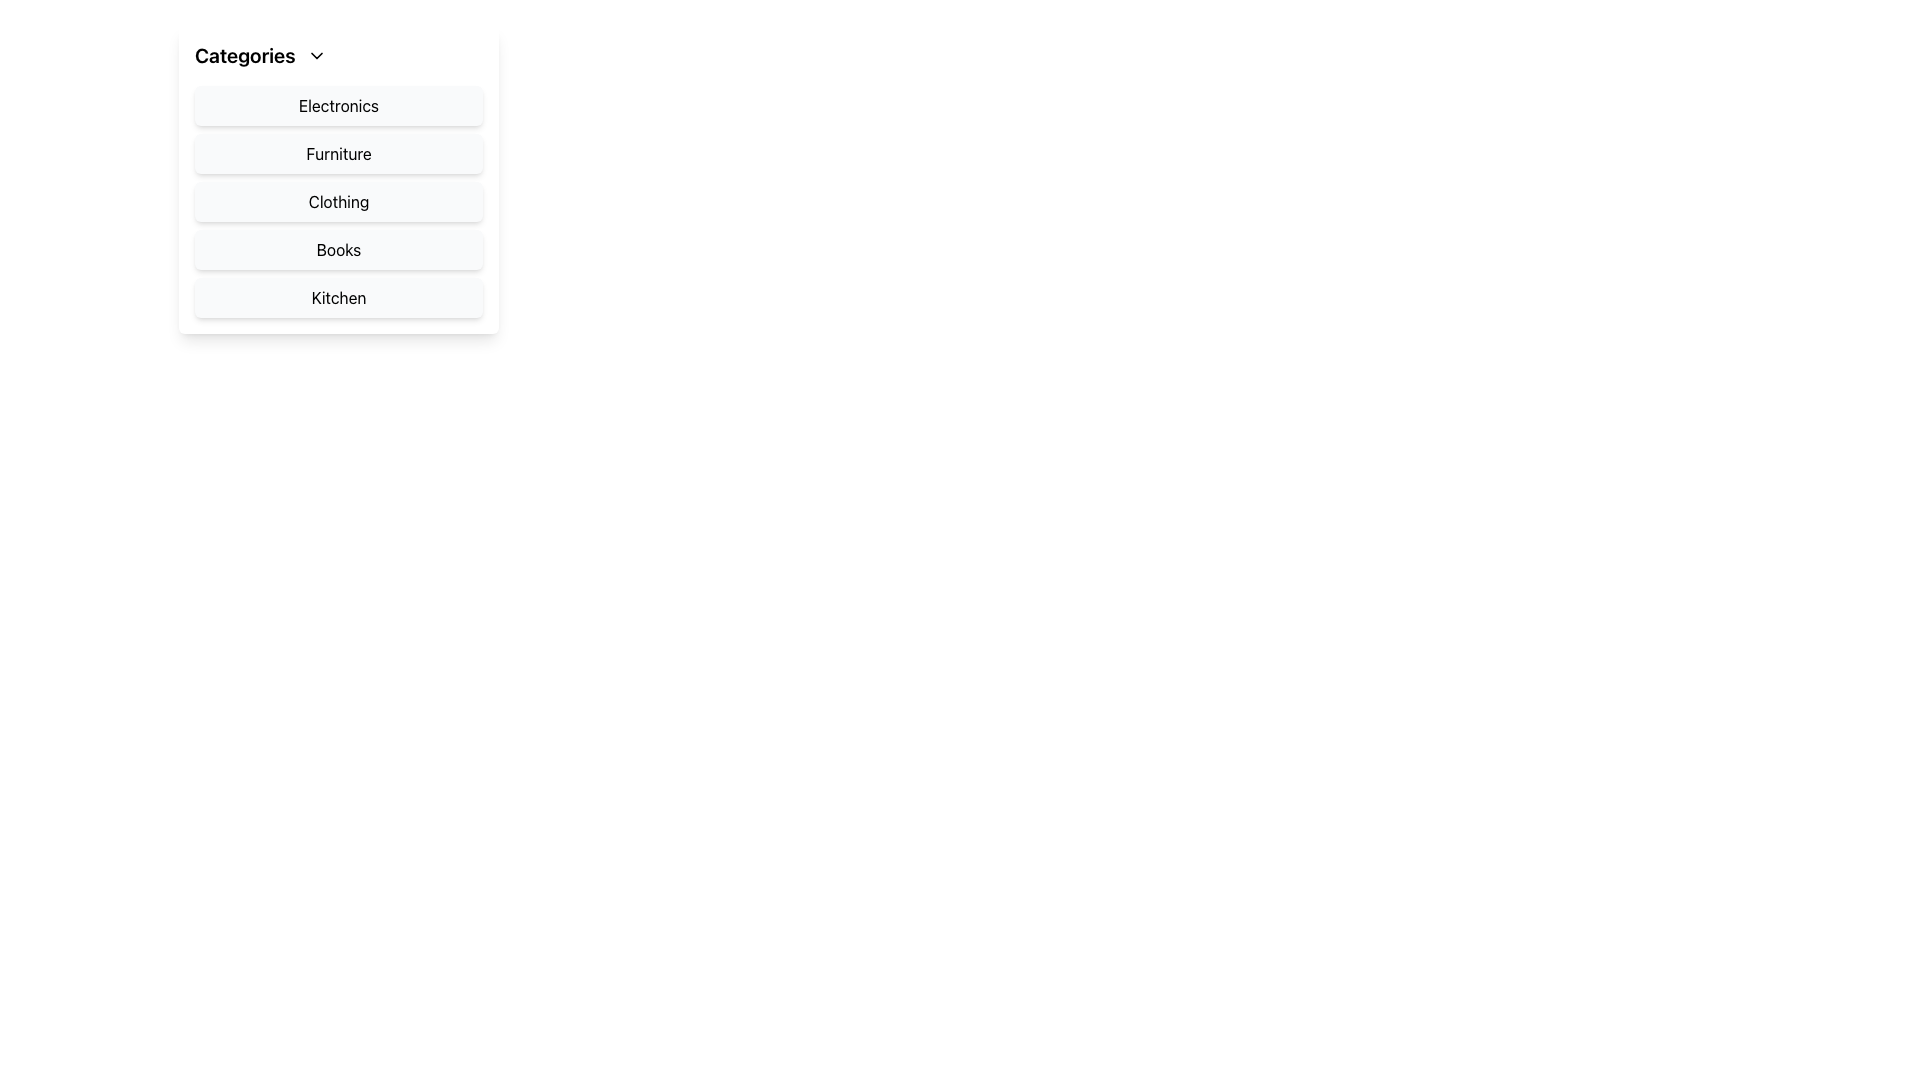 This screenshot has height=1080, width=1920. What do you see at coordinates (339, 201) in the screenshot?
I see `the 'Clothing' button, which is the third button in the 'Categories' section` at bounding box center [339, 201].